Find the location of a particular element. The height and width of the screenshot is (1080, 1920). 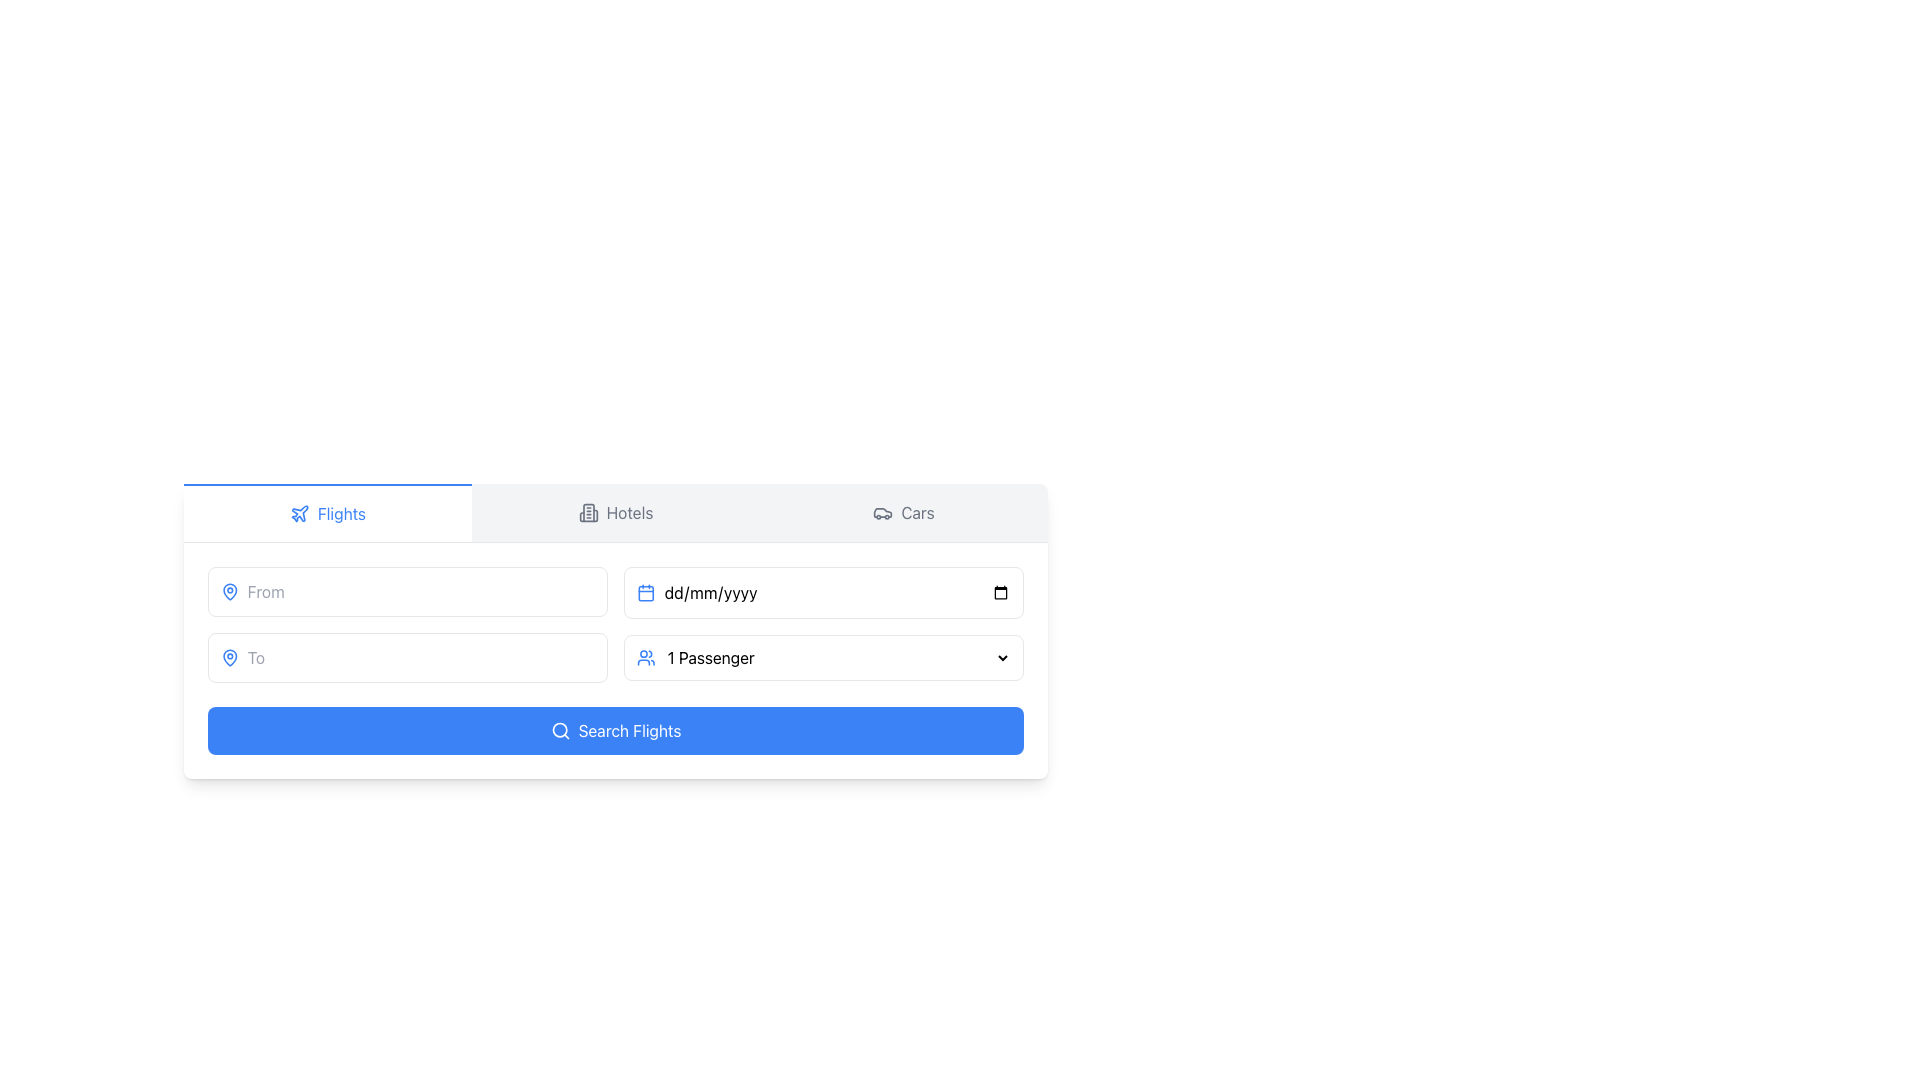

the Text label that serves as a navigational link related to cars, positioned to the right of a car icon in the horizontal navigation bar at the top of the form interface is located at coordinates (916, 512).